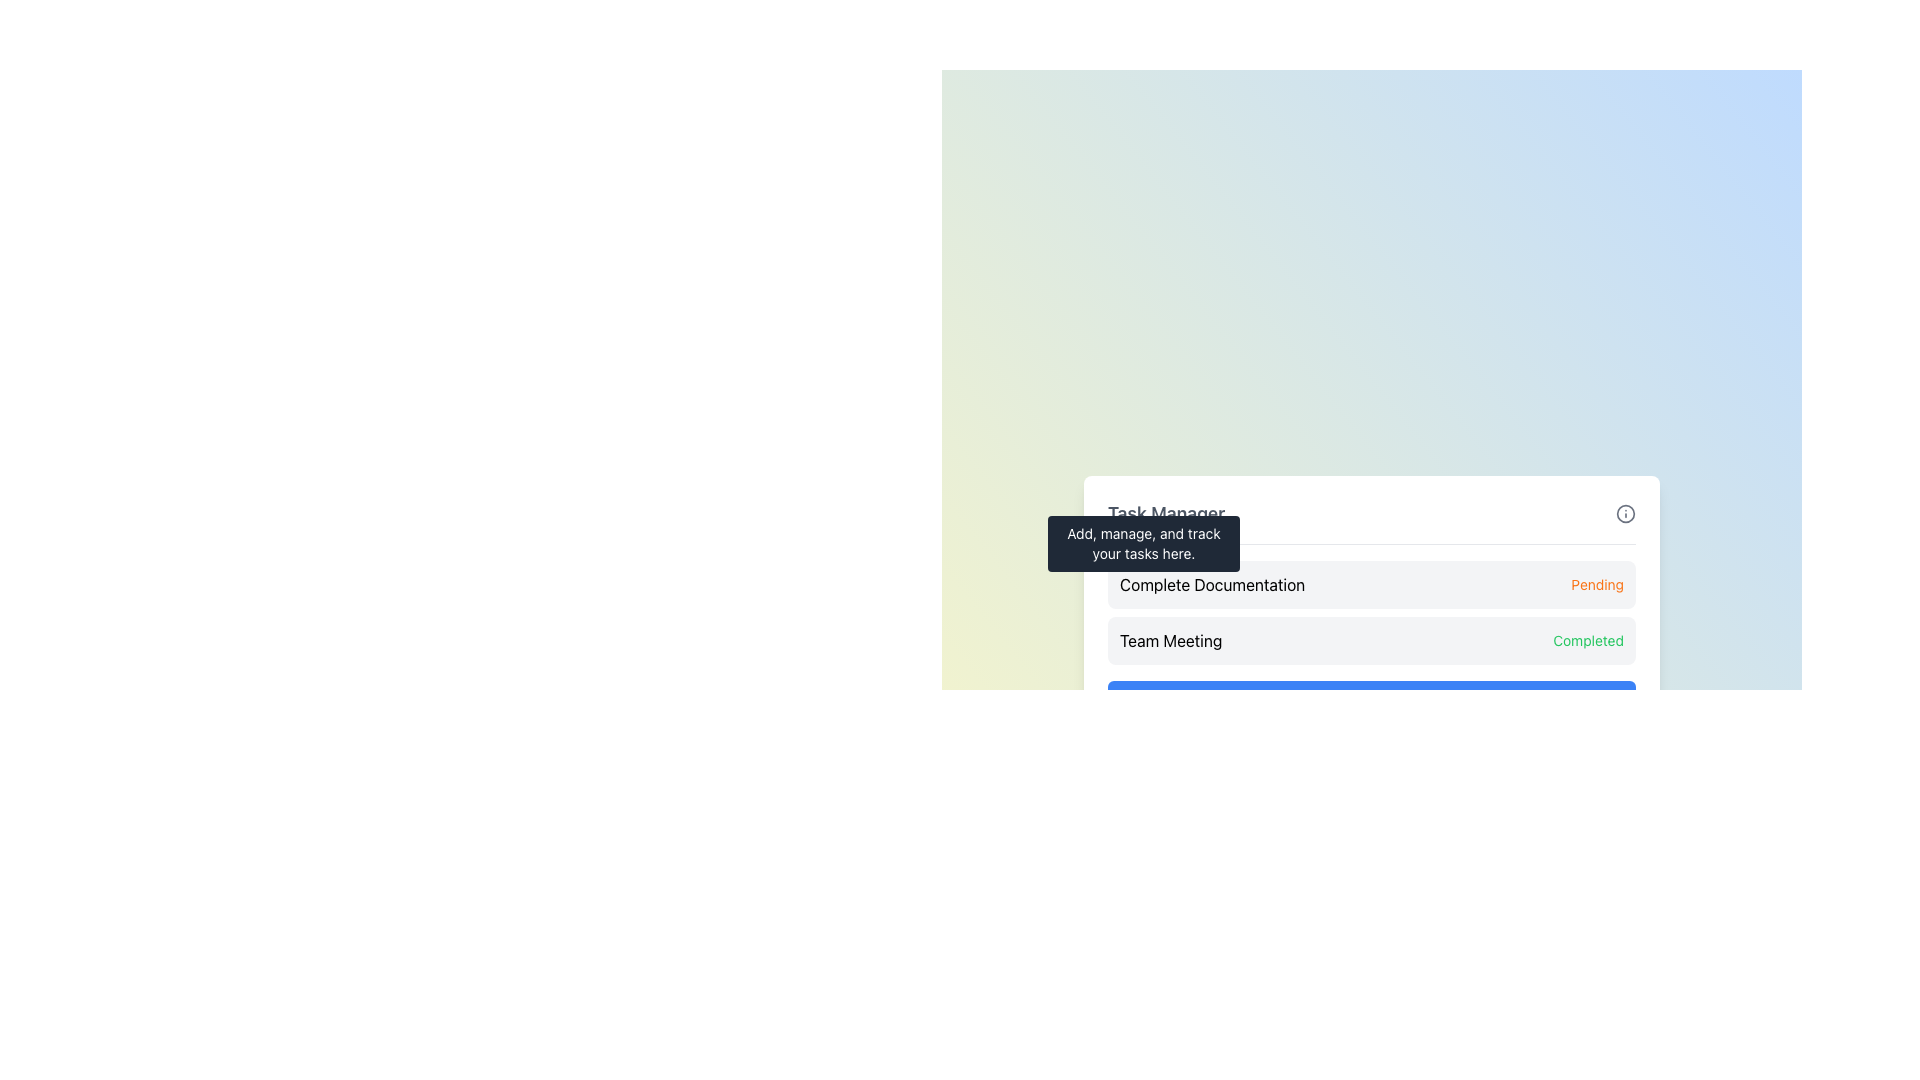  I want to click on the Status indicator text that conveys the status of the task labeled 'Team Meeting', which is marked as 'Completed', so click(1587, 640).